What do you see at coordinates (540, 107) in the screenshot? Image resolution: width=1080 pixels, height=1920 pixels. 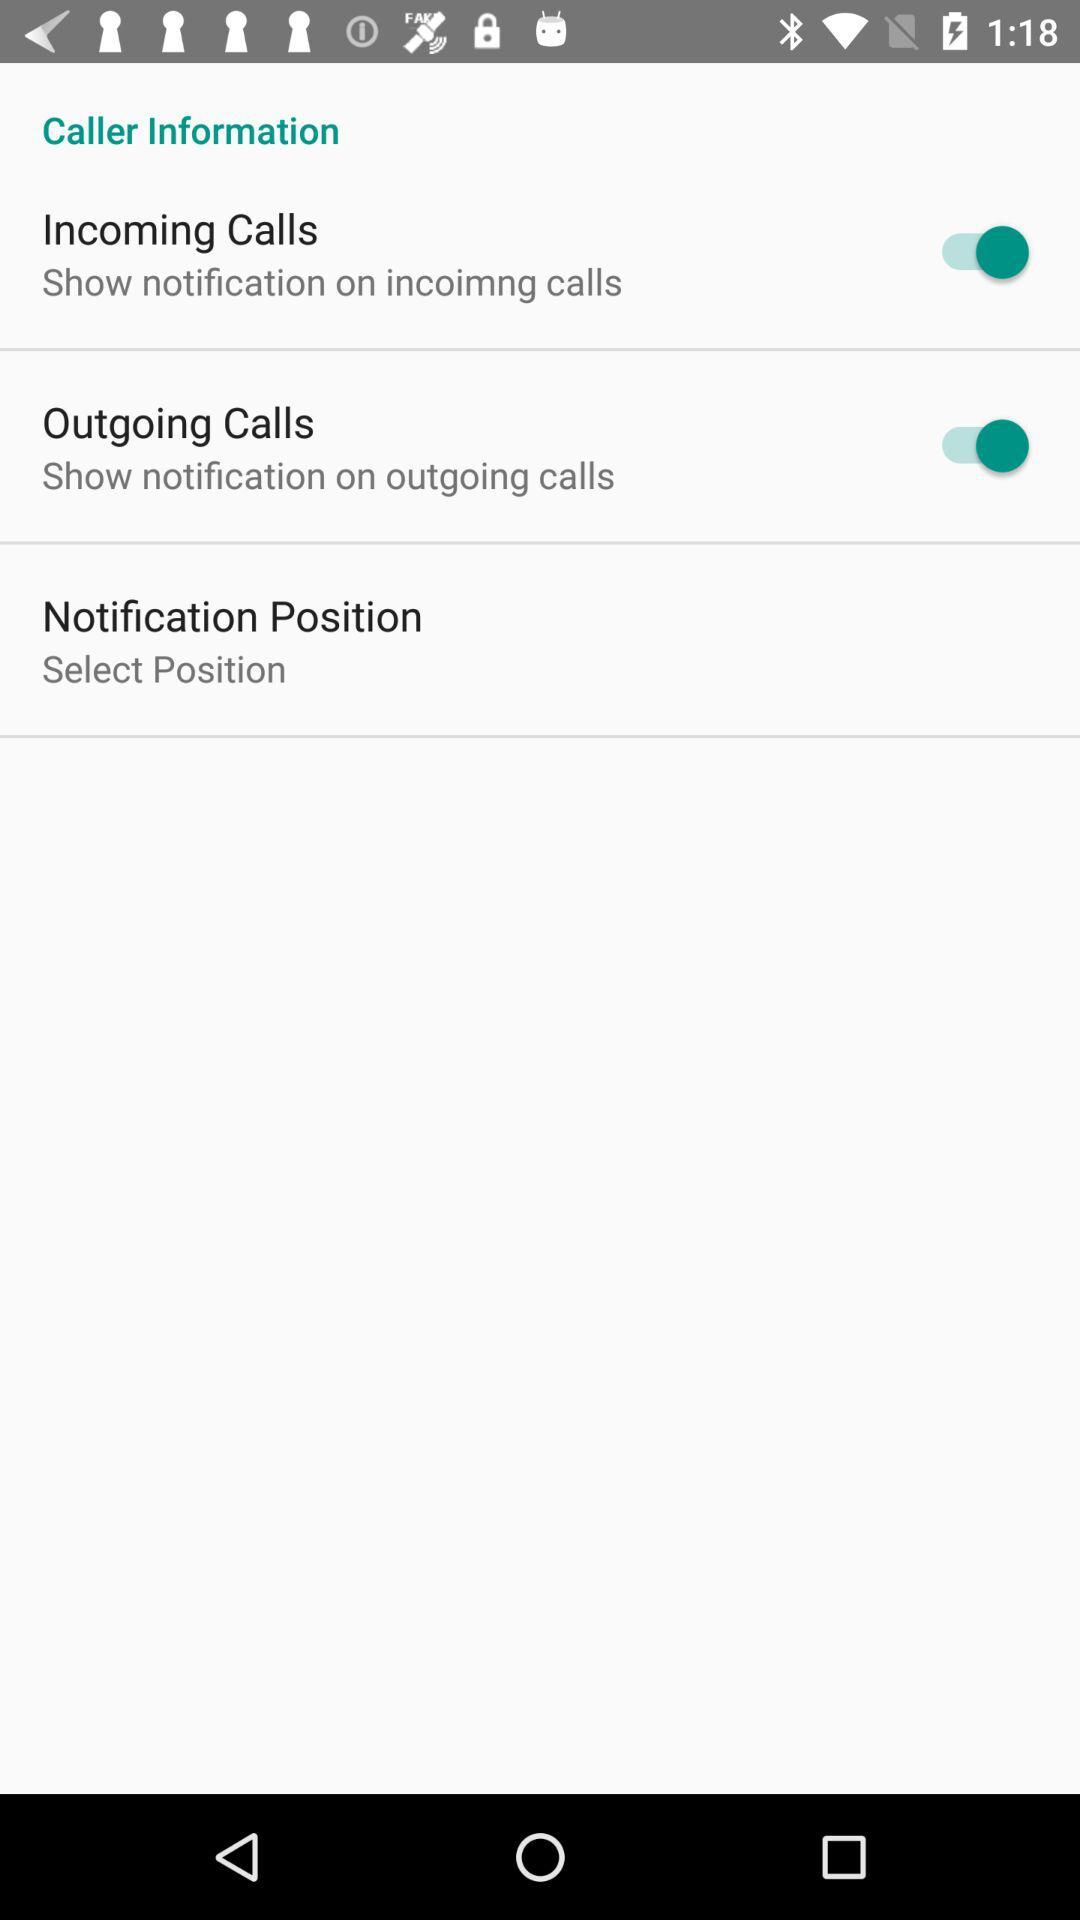 I see `the caller information icon` at bounding box center [540, 107].